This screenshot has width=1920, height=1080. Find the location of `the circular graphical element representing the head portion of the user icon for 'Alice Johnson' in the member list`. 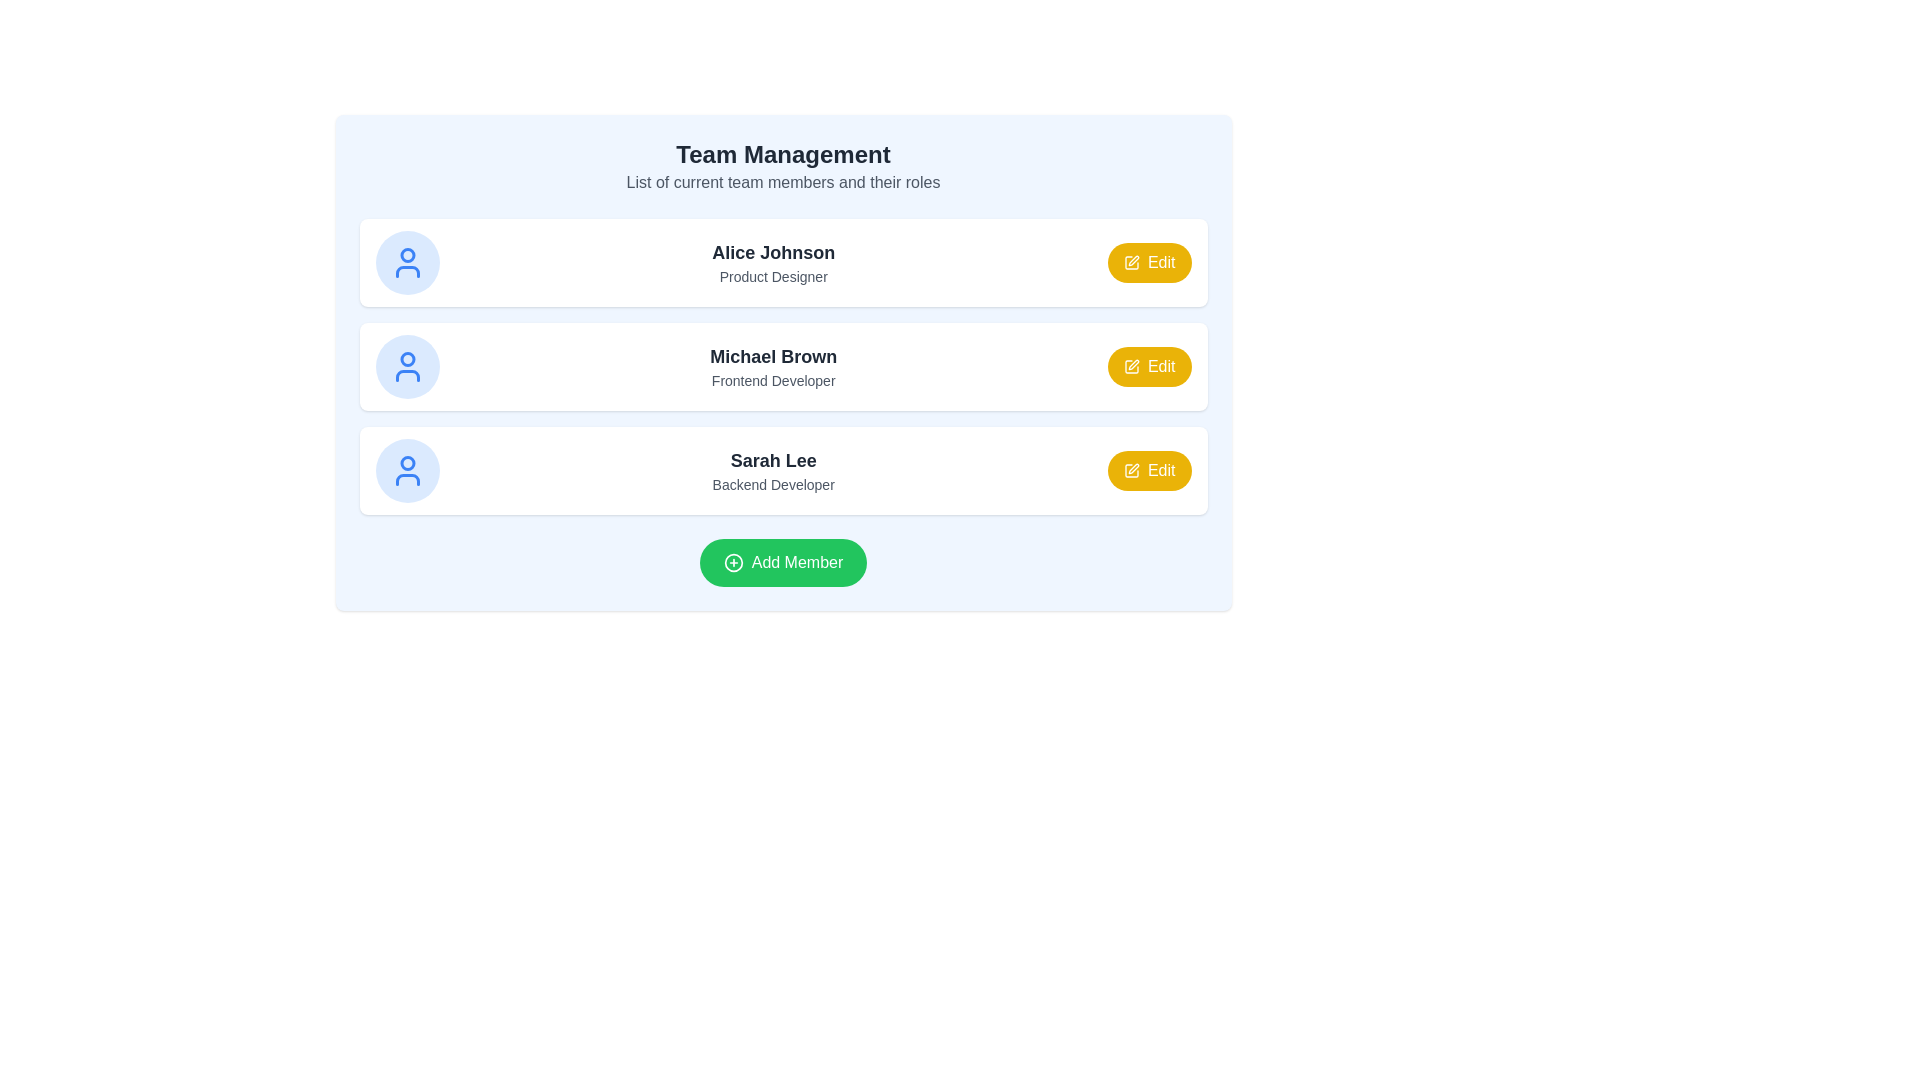

the circular graphical element representing the head portion of the user icon for 'Alice Johnson' in the member list is located at coordinates (406, 254).